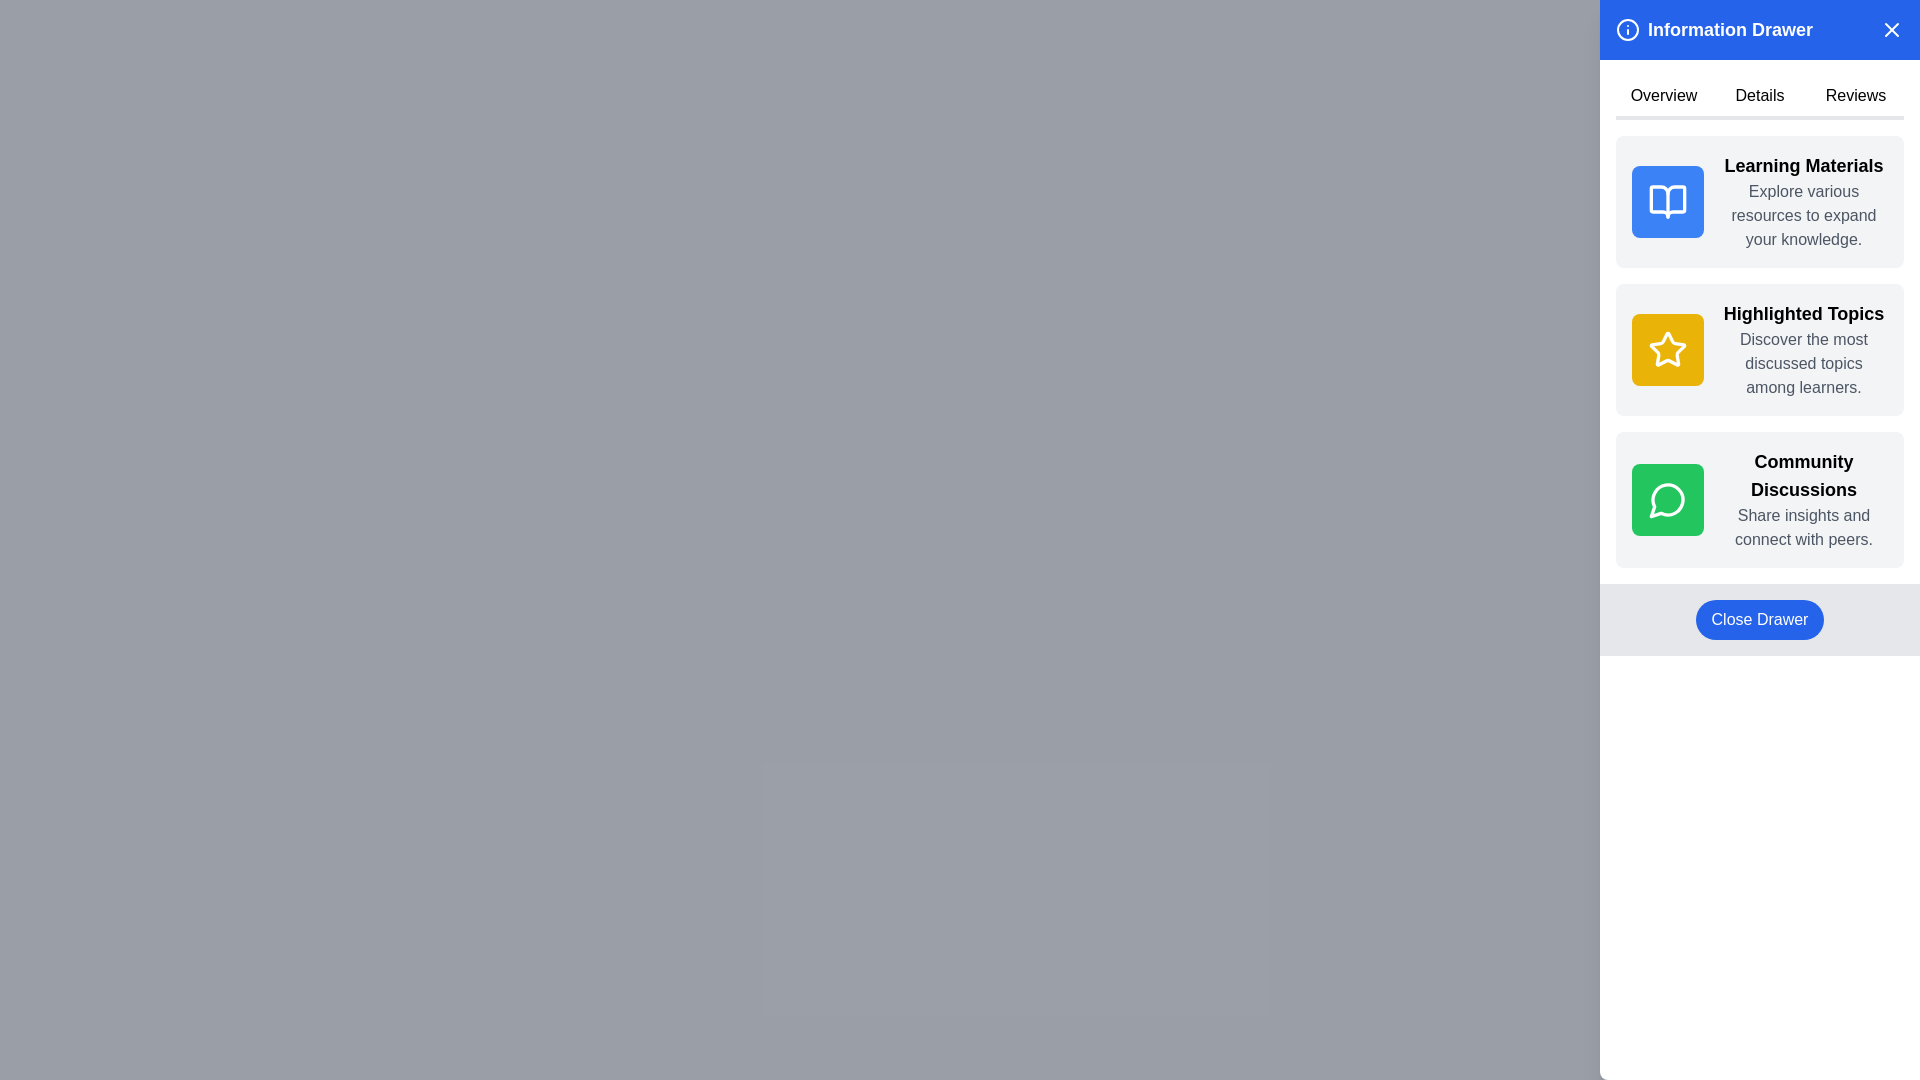 The height and width of the screenshot is (1080, 1920). What do you see at coordinates (1668, 349) in the screenshot?
I see `the yellow rectangular box with rounded corners and a star icon at its center, located within the 'Highlighted Topics' section` at bounding box center [1668, 349].